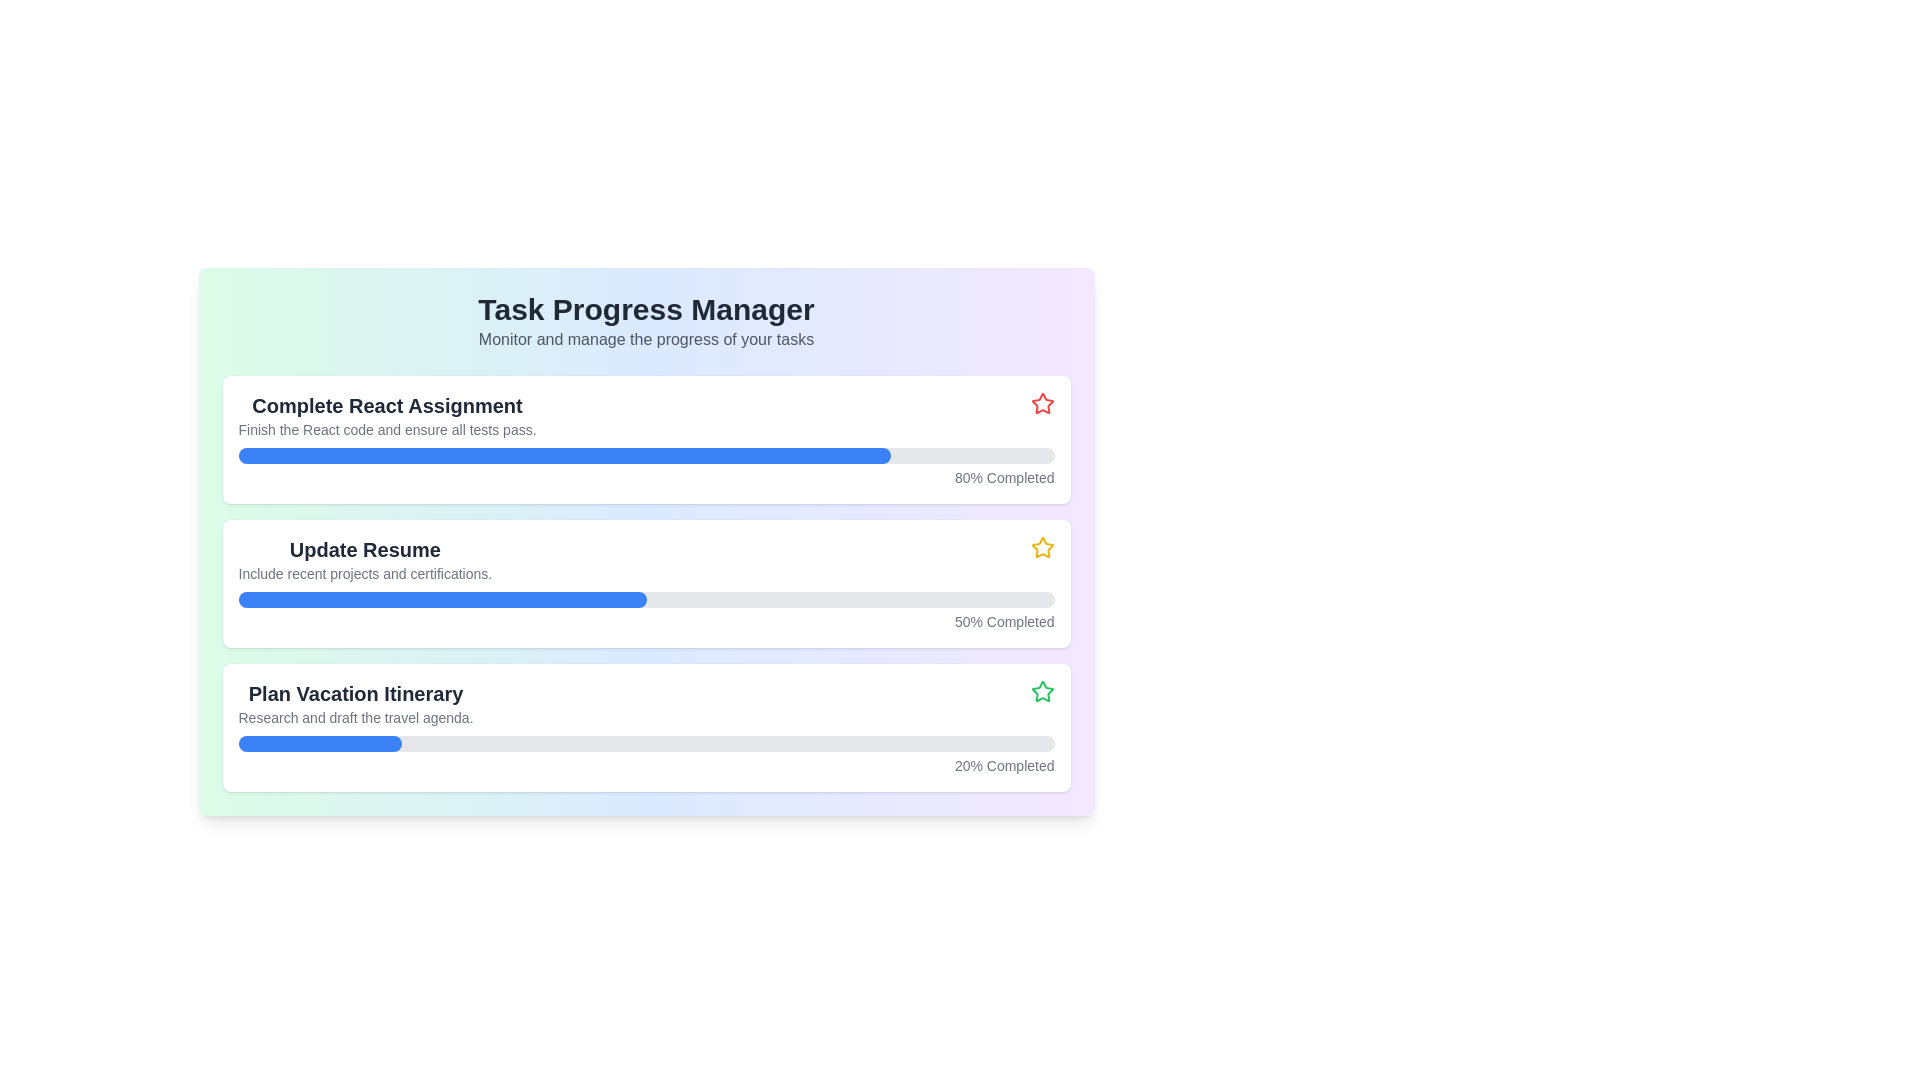  What do you see at coordinates (387, 428) in the screenshot?
I see `descriptive text located below the 'Complete React Assignment' task to understand its content` at bounding box center [387, 428].